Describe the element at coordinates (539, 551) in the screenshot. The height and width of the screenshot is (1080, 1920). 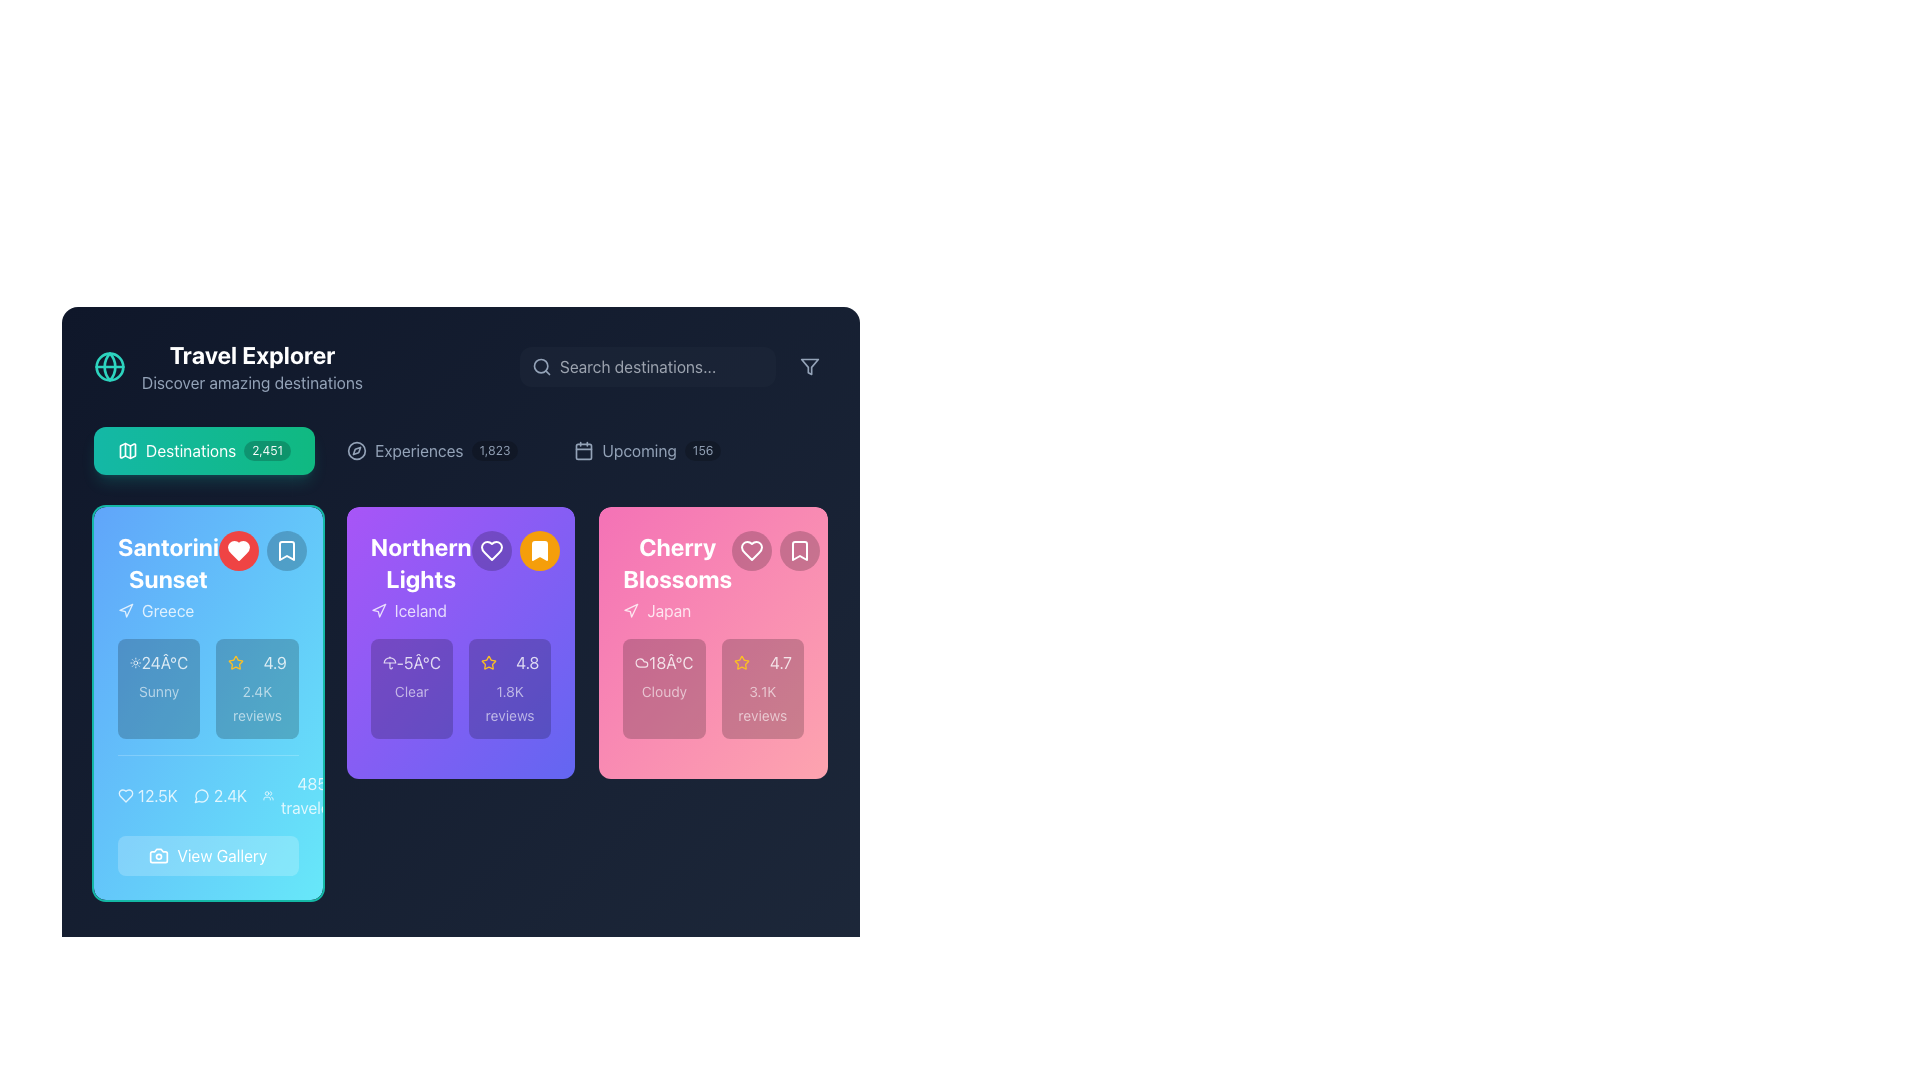
I see `the button for bookmarking located at the top-right corner of the 'Northern Lights' card` at that location.